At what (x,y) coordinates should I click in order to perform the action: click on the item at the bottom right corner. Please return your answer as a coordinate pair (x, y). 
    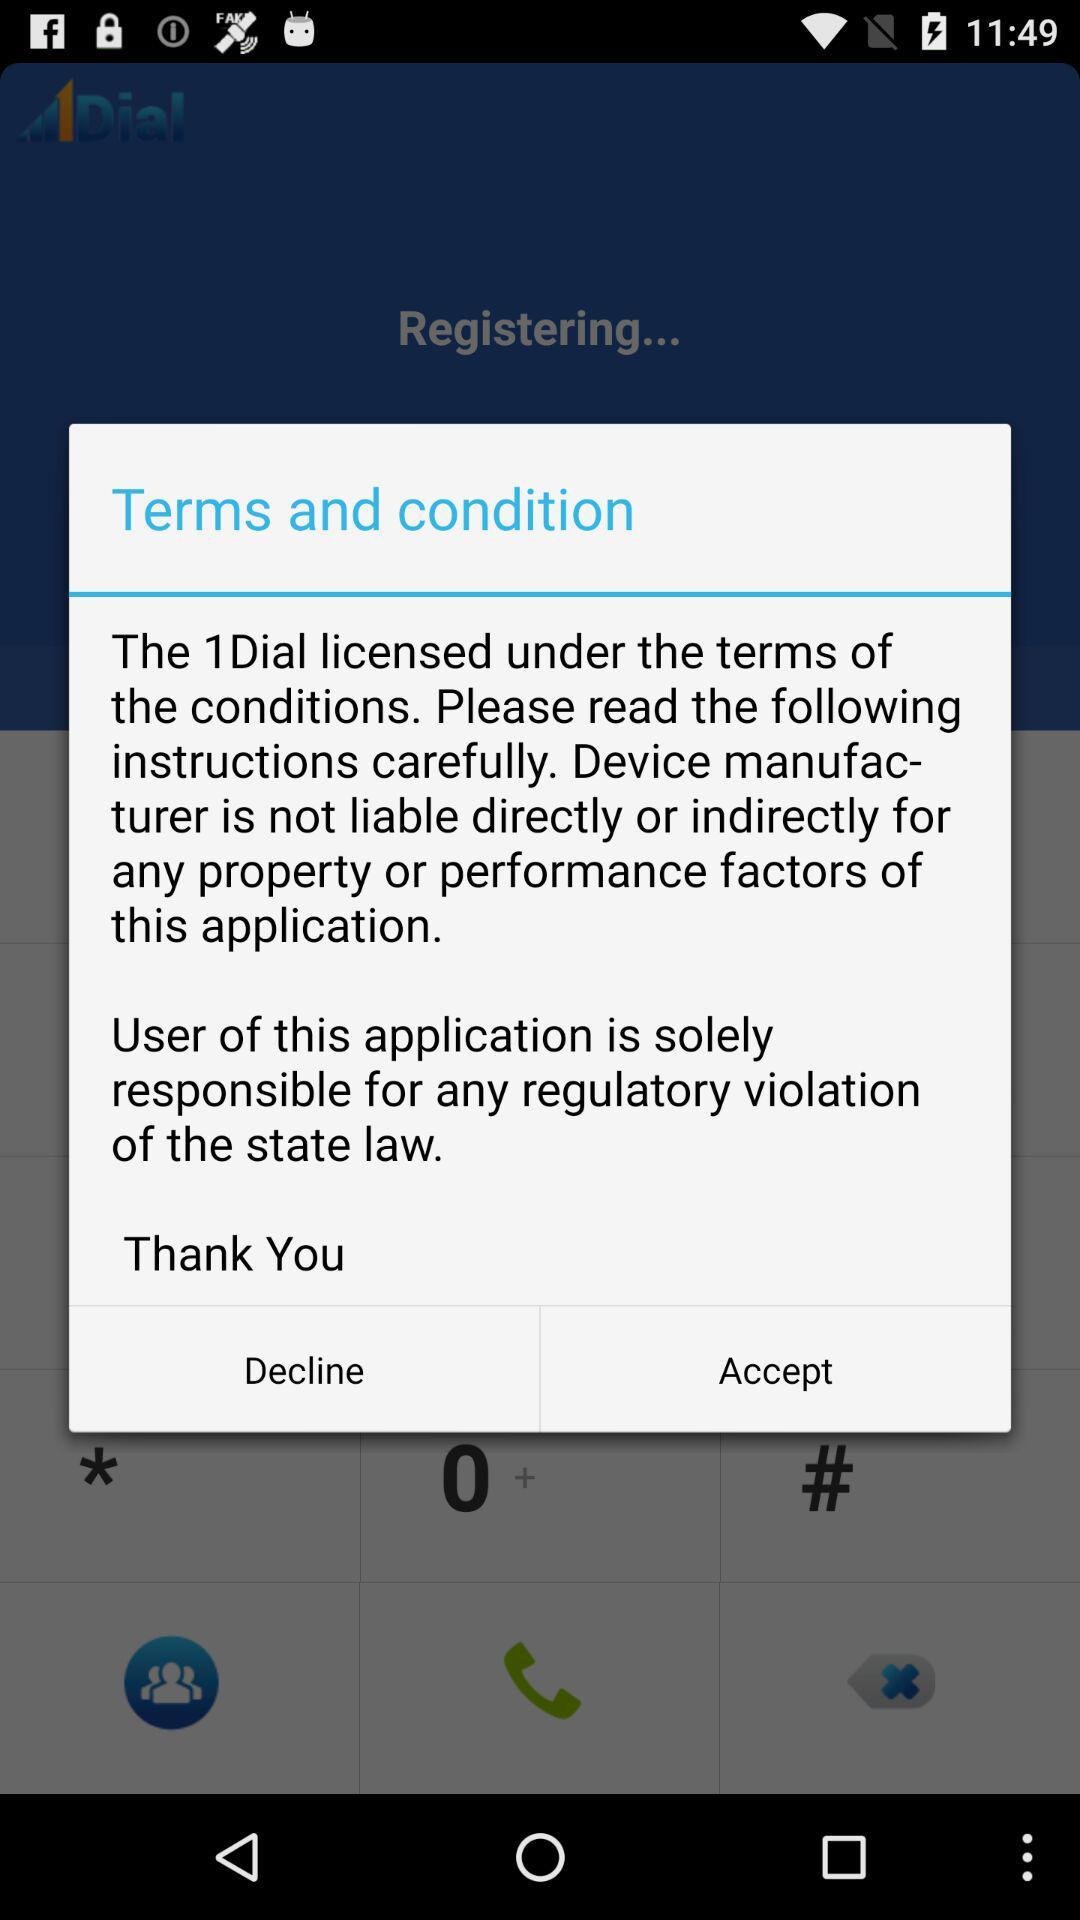
    Looking at the image, I should click on (774, 1368).